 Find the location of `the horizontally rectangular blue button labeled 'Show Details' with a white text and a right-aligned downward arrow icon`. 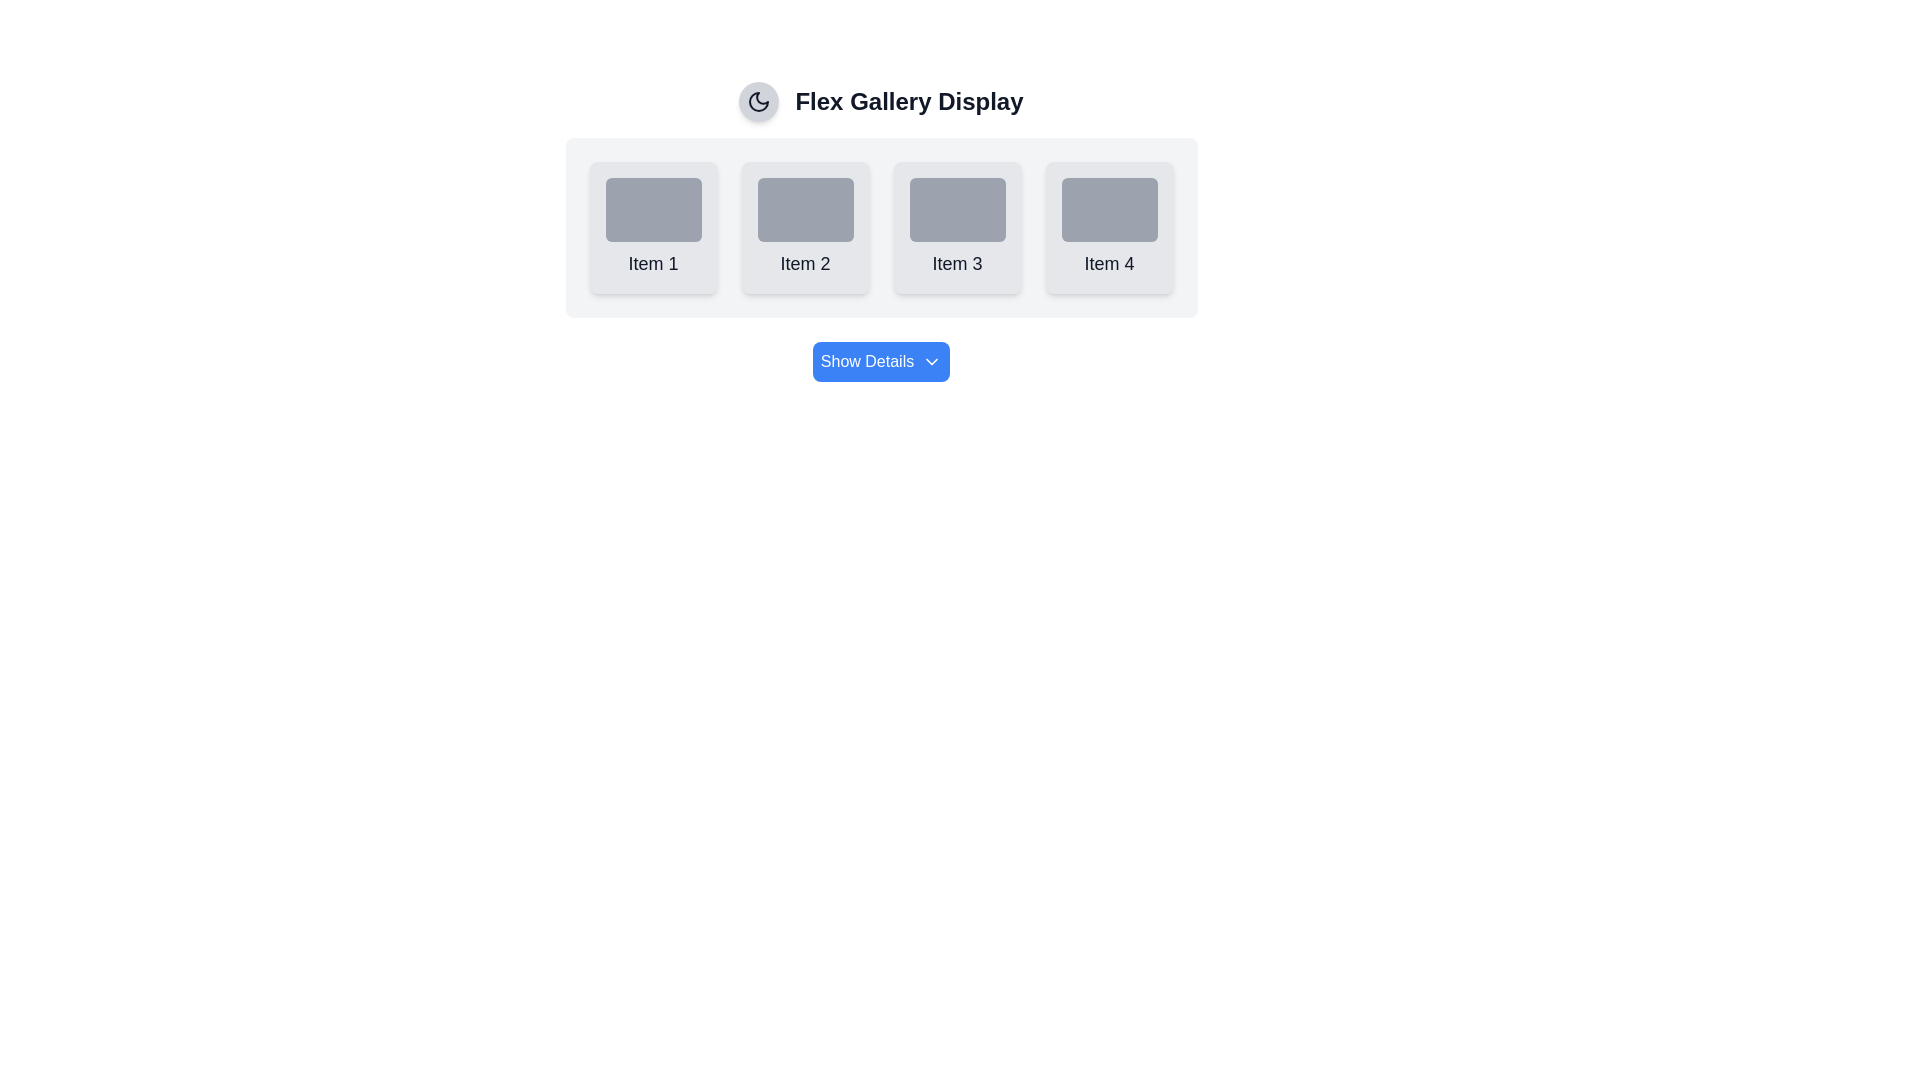

the horizontally rectangular blue button labeled 'Show Details' with a white text and a right-aligned downward arrow icon is located at coordinates (880, 362).